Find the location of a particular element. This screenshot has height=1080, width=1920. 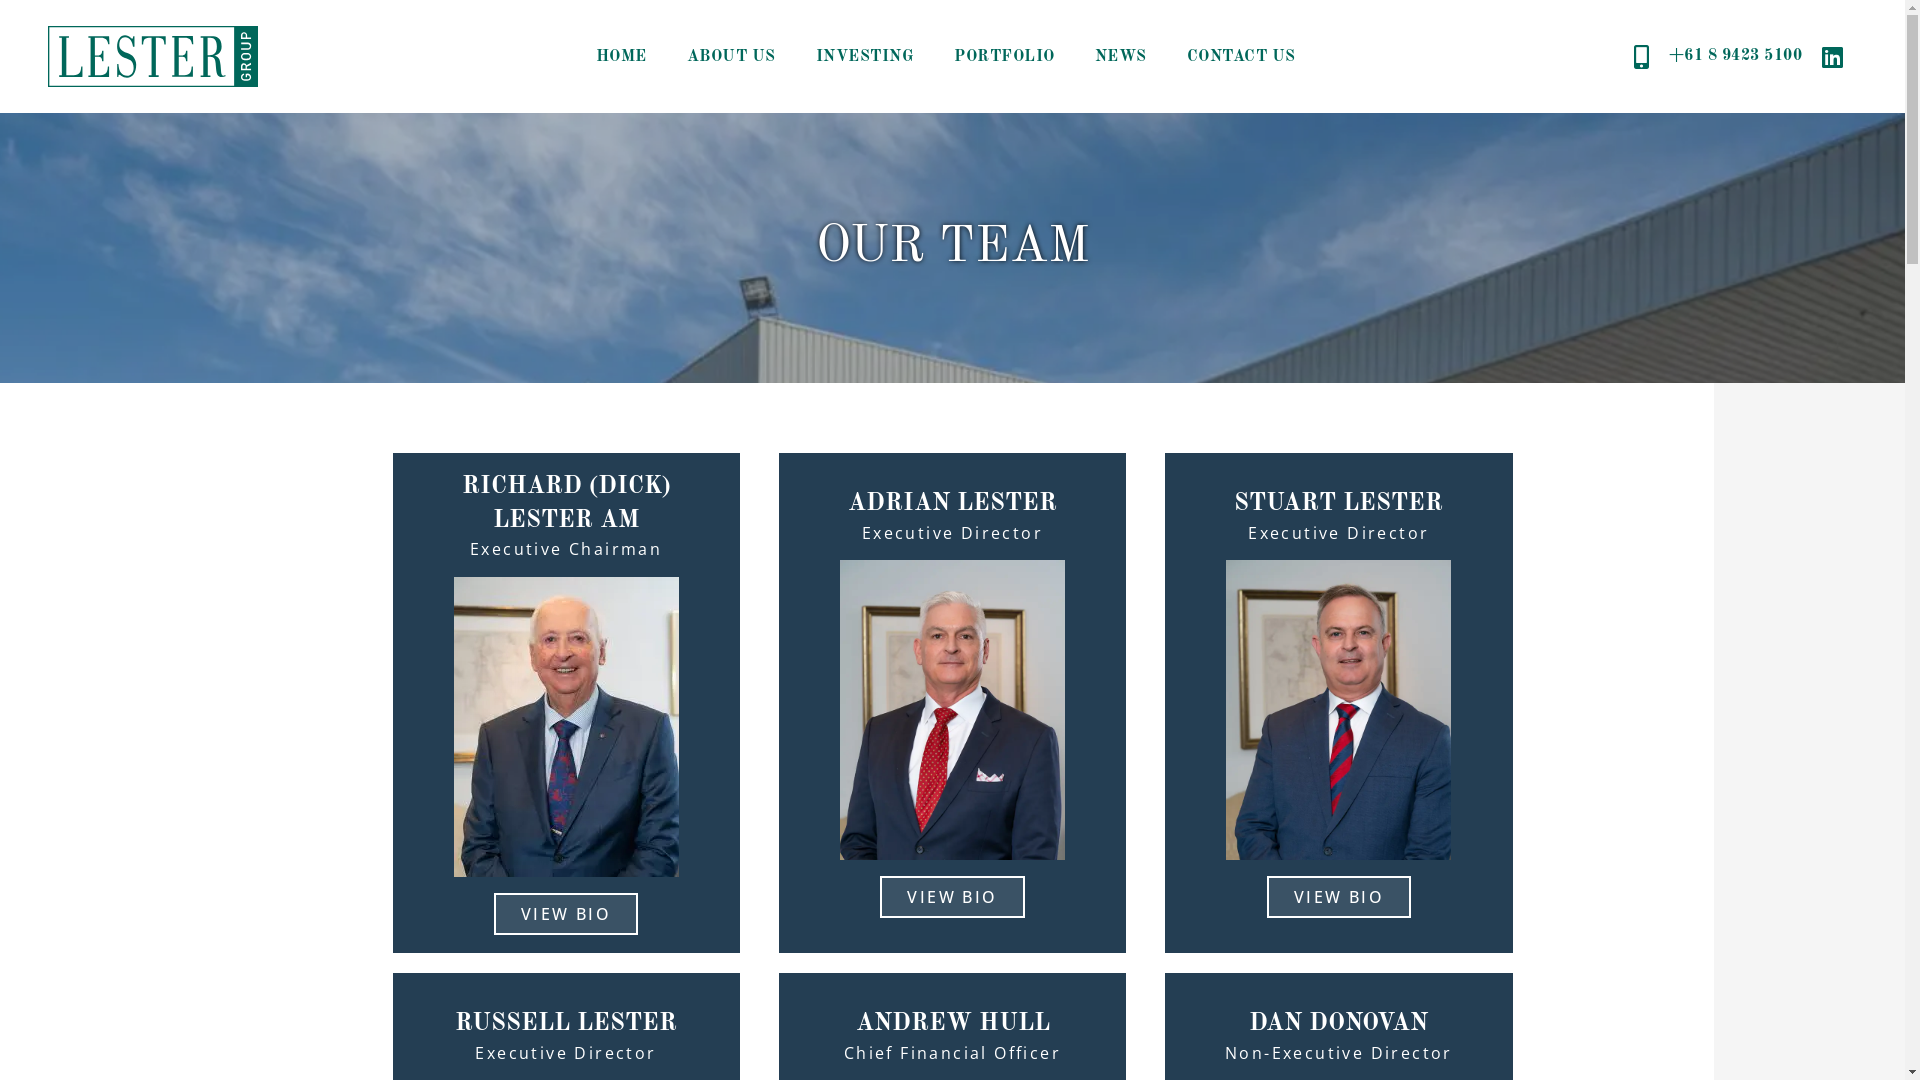

'HOME' is located at coordinates (620, 56).